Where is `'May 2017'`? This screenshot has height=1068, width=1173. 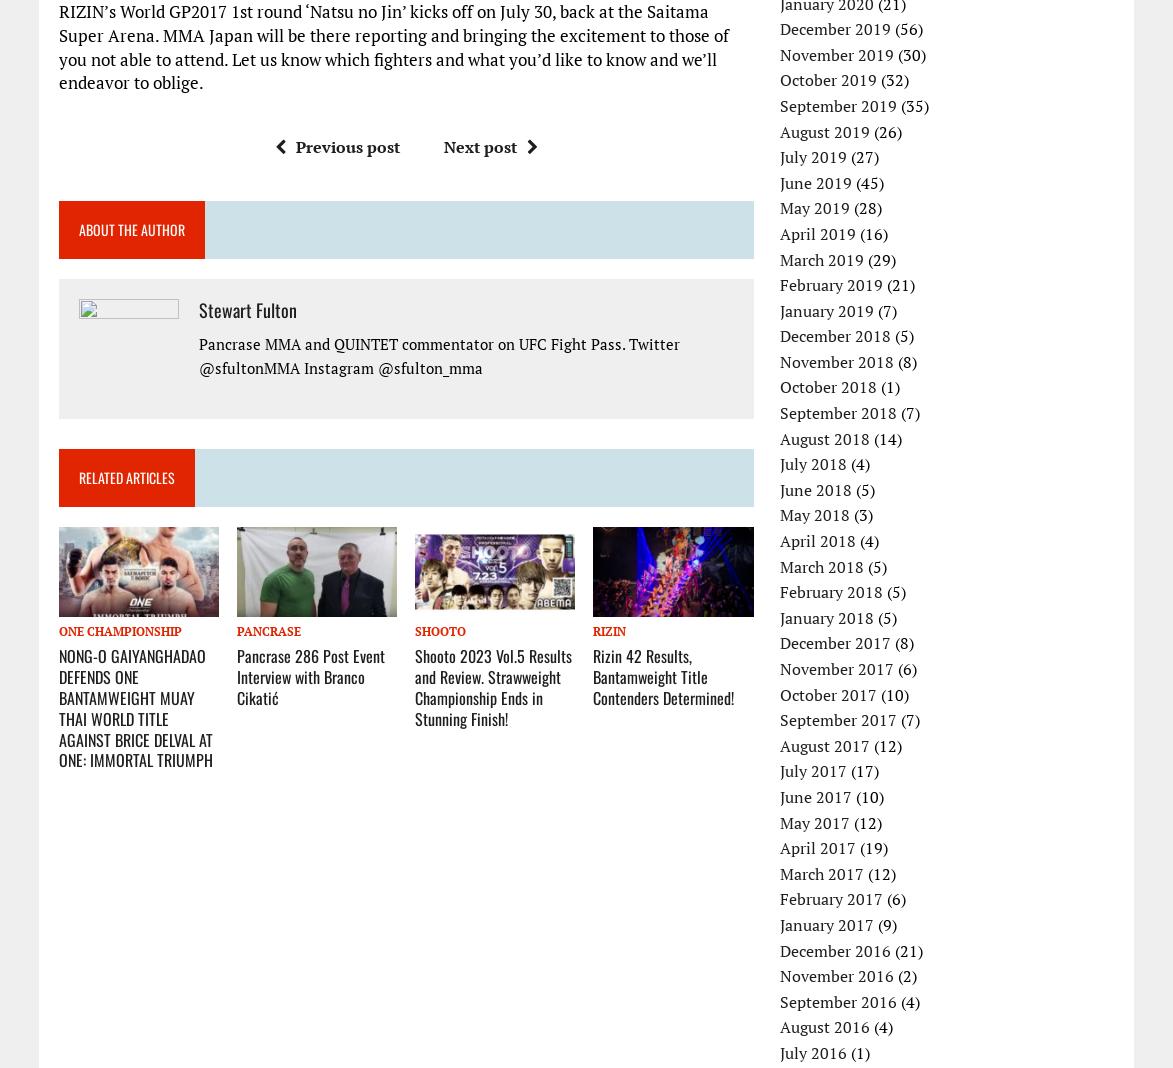 'May 2017' is located at coordinates (815, 821).